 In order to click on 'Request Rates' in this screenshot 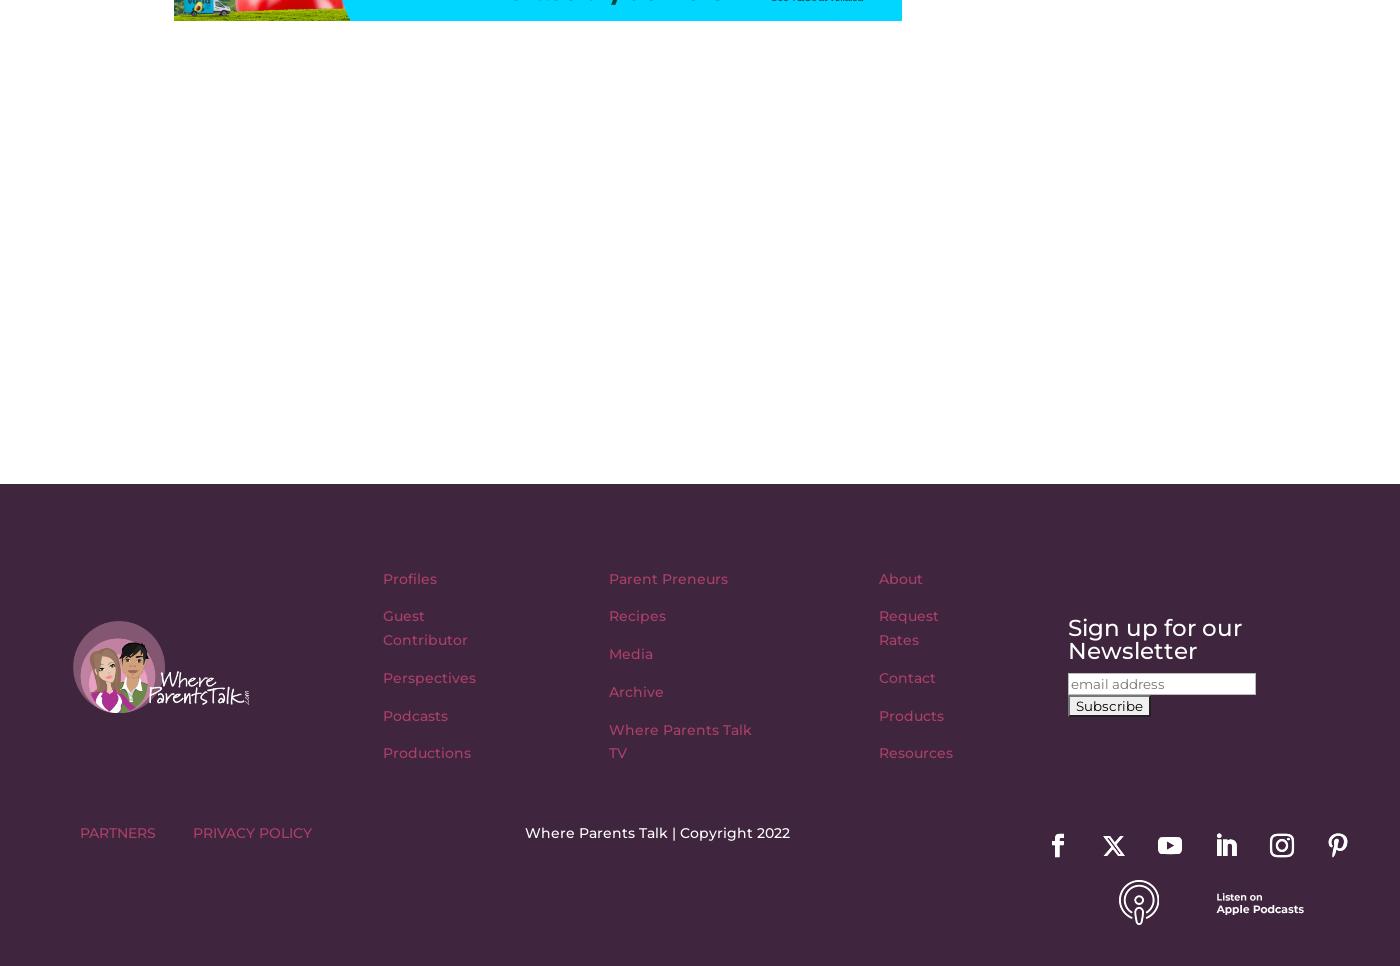, I will do `click(908, 626)`.